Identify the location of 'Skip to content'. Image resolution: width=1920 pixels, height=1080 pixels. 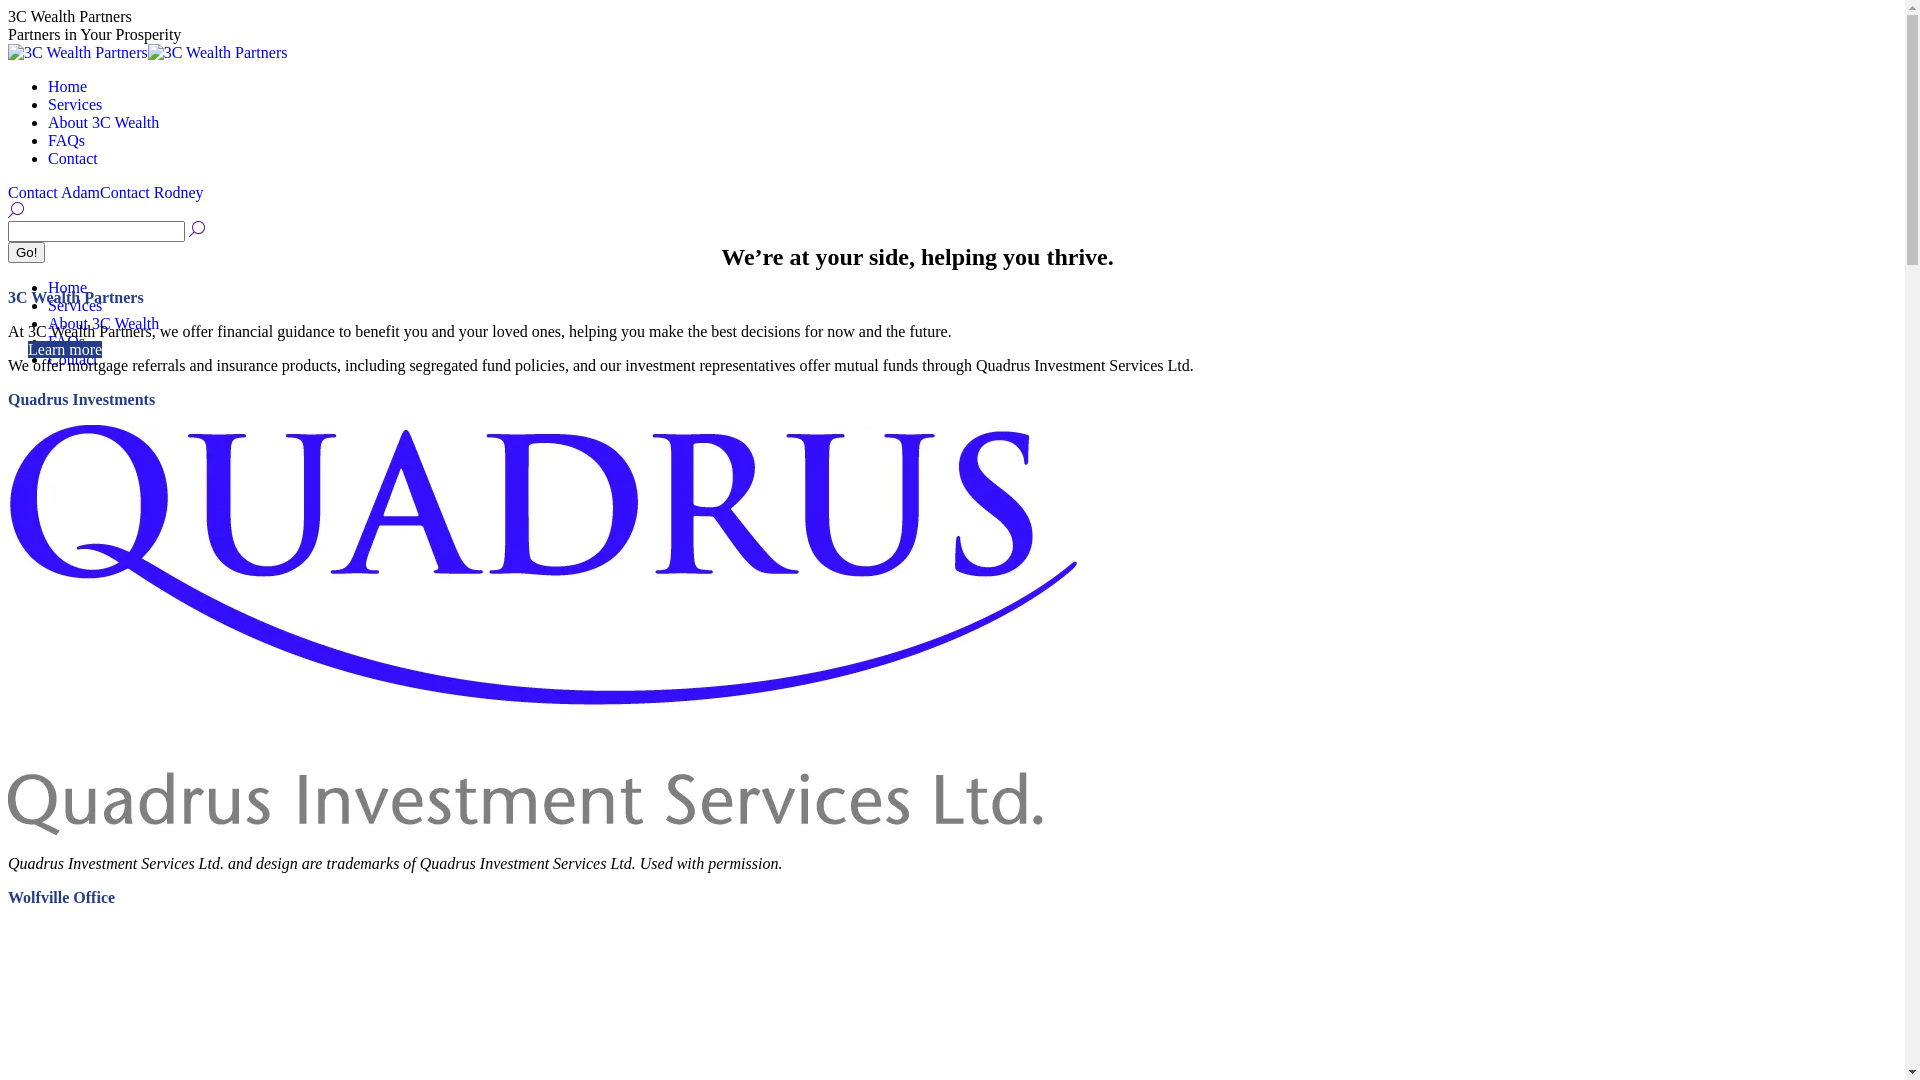
(7, 7).